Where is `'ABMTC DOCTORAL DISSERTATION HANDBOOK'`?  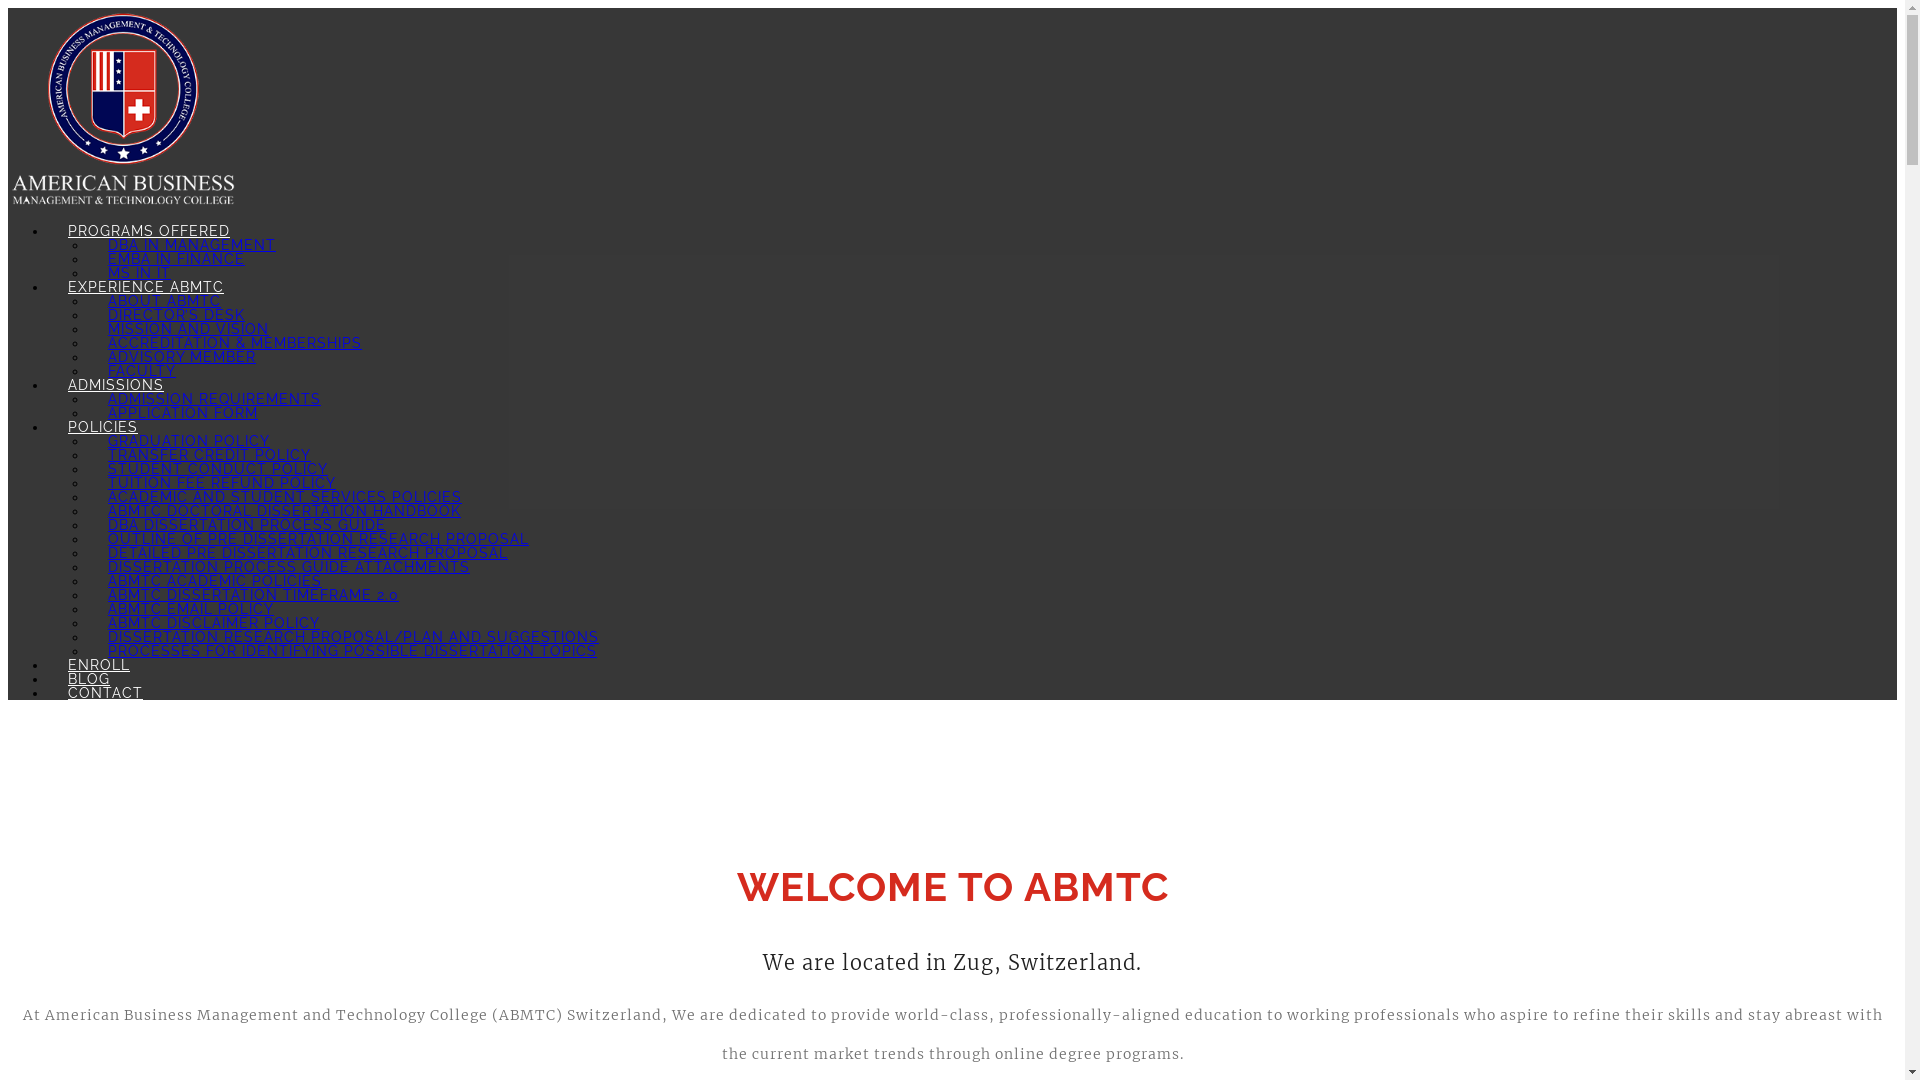 'ABMTC DOCTORAL DISSERTATION HANDBOOK' is located at coordinates (283, 509).